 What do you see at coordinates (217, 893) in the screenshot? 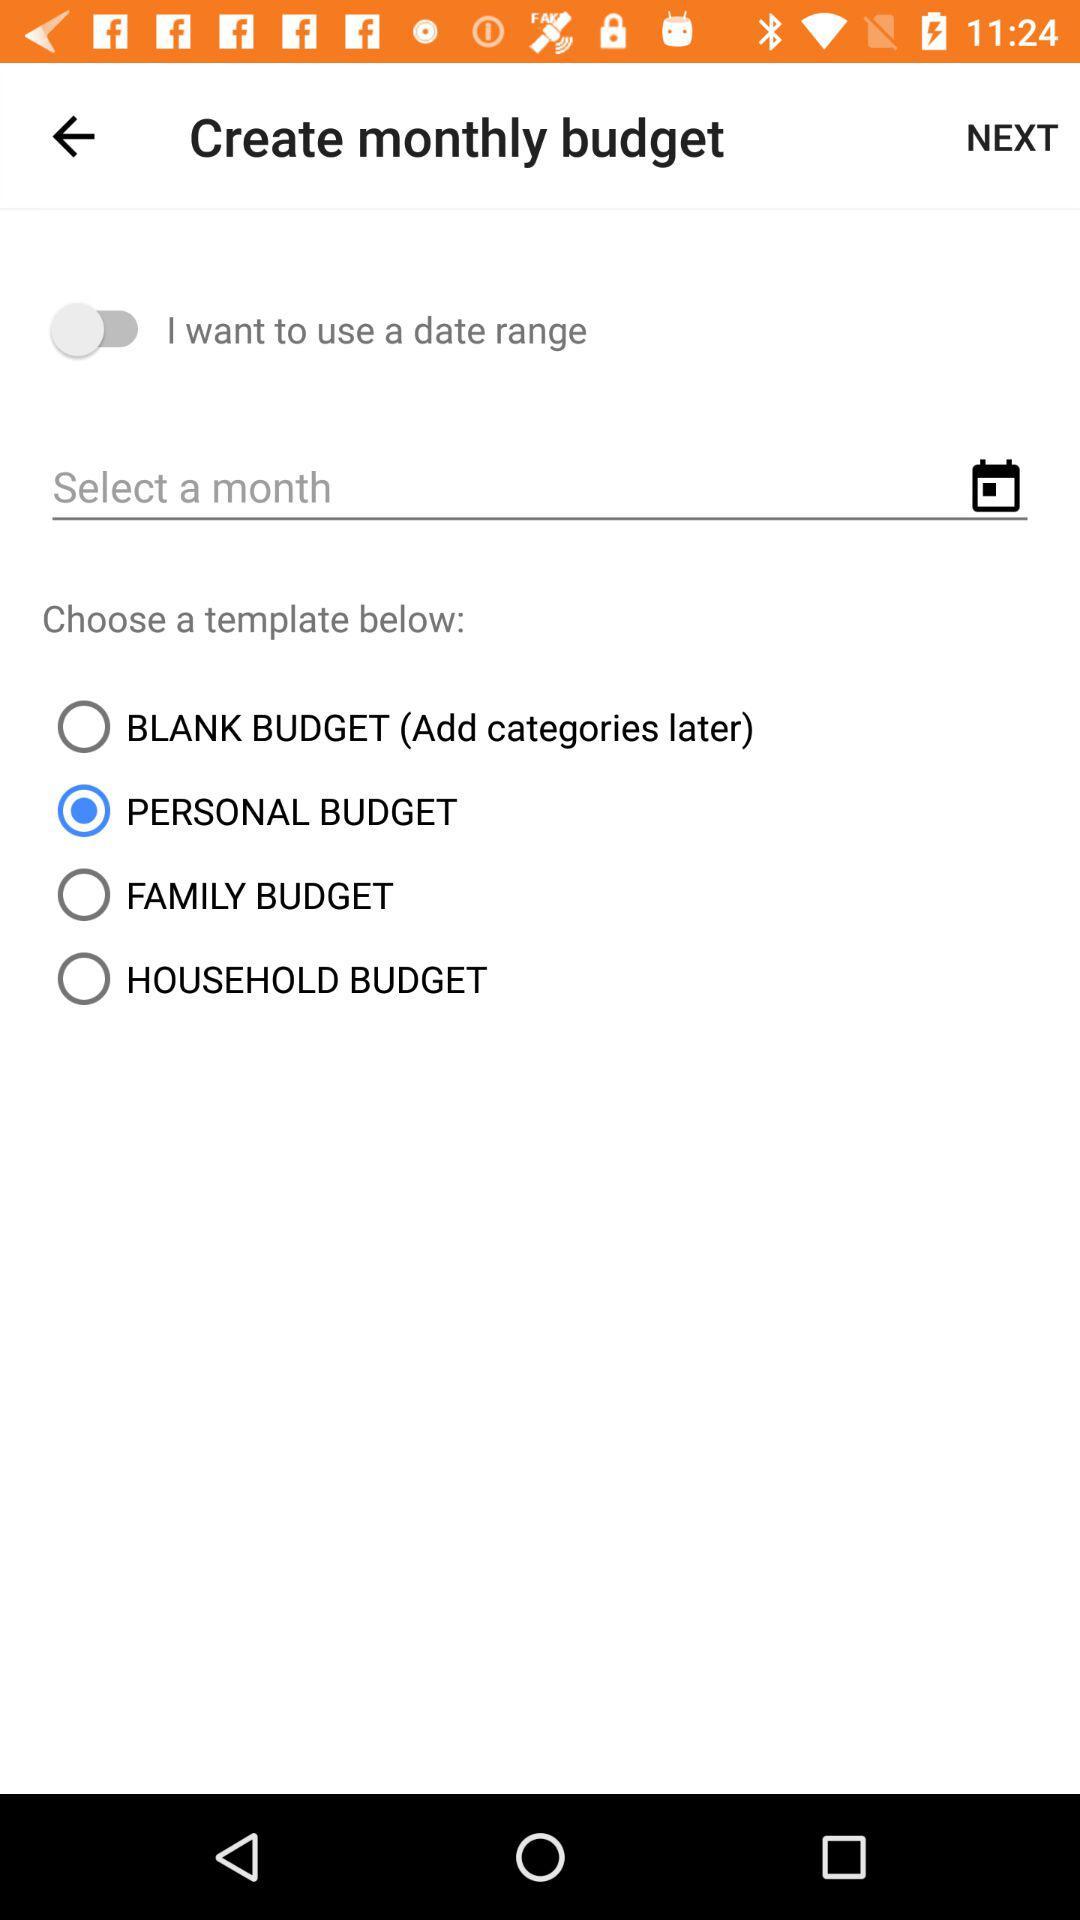
I see `the icon above household budget item` at bounding box center [217, 893].